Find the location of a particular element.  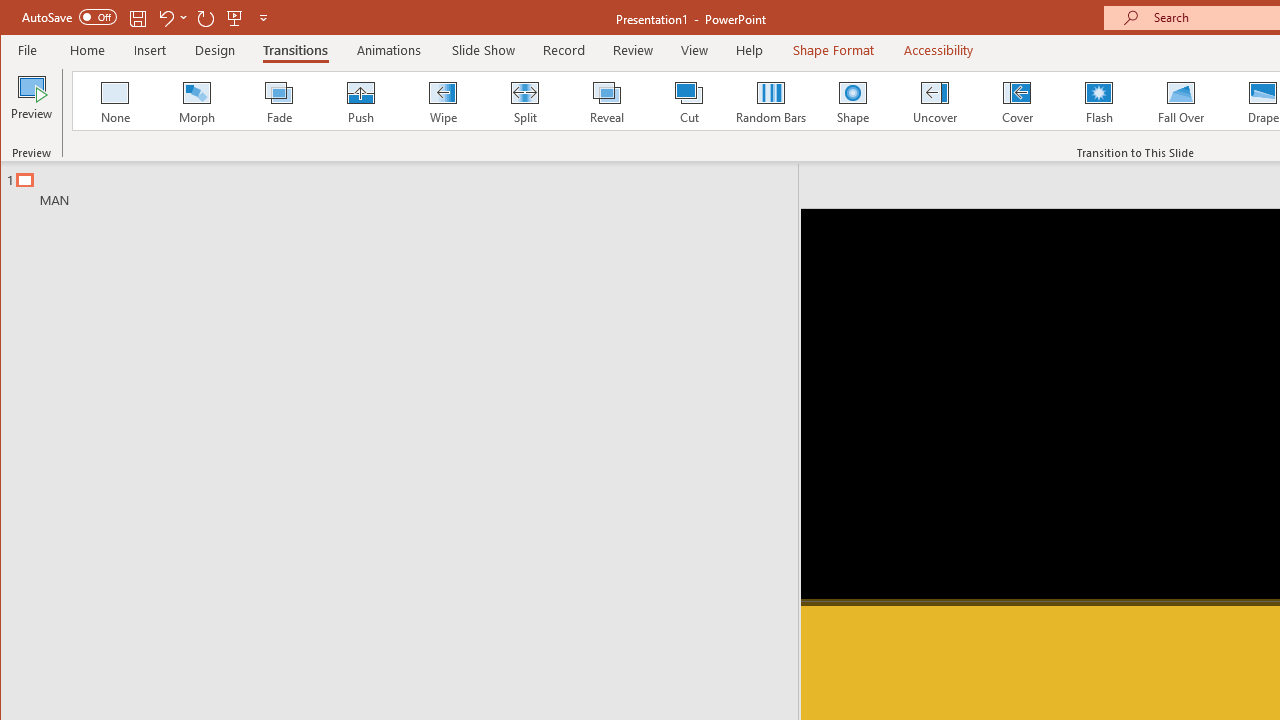

'Preview' is located at coordinates (32, 104).